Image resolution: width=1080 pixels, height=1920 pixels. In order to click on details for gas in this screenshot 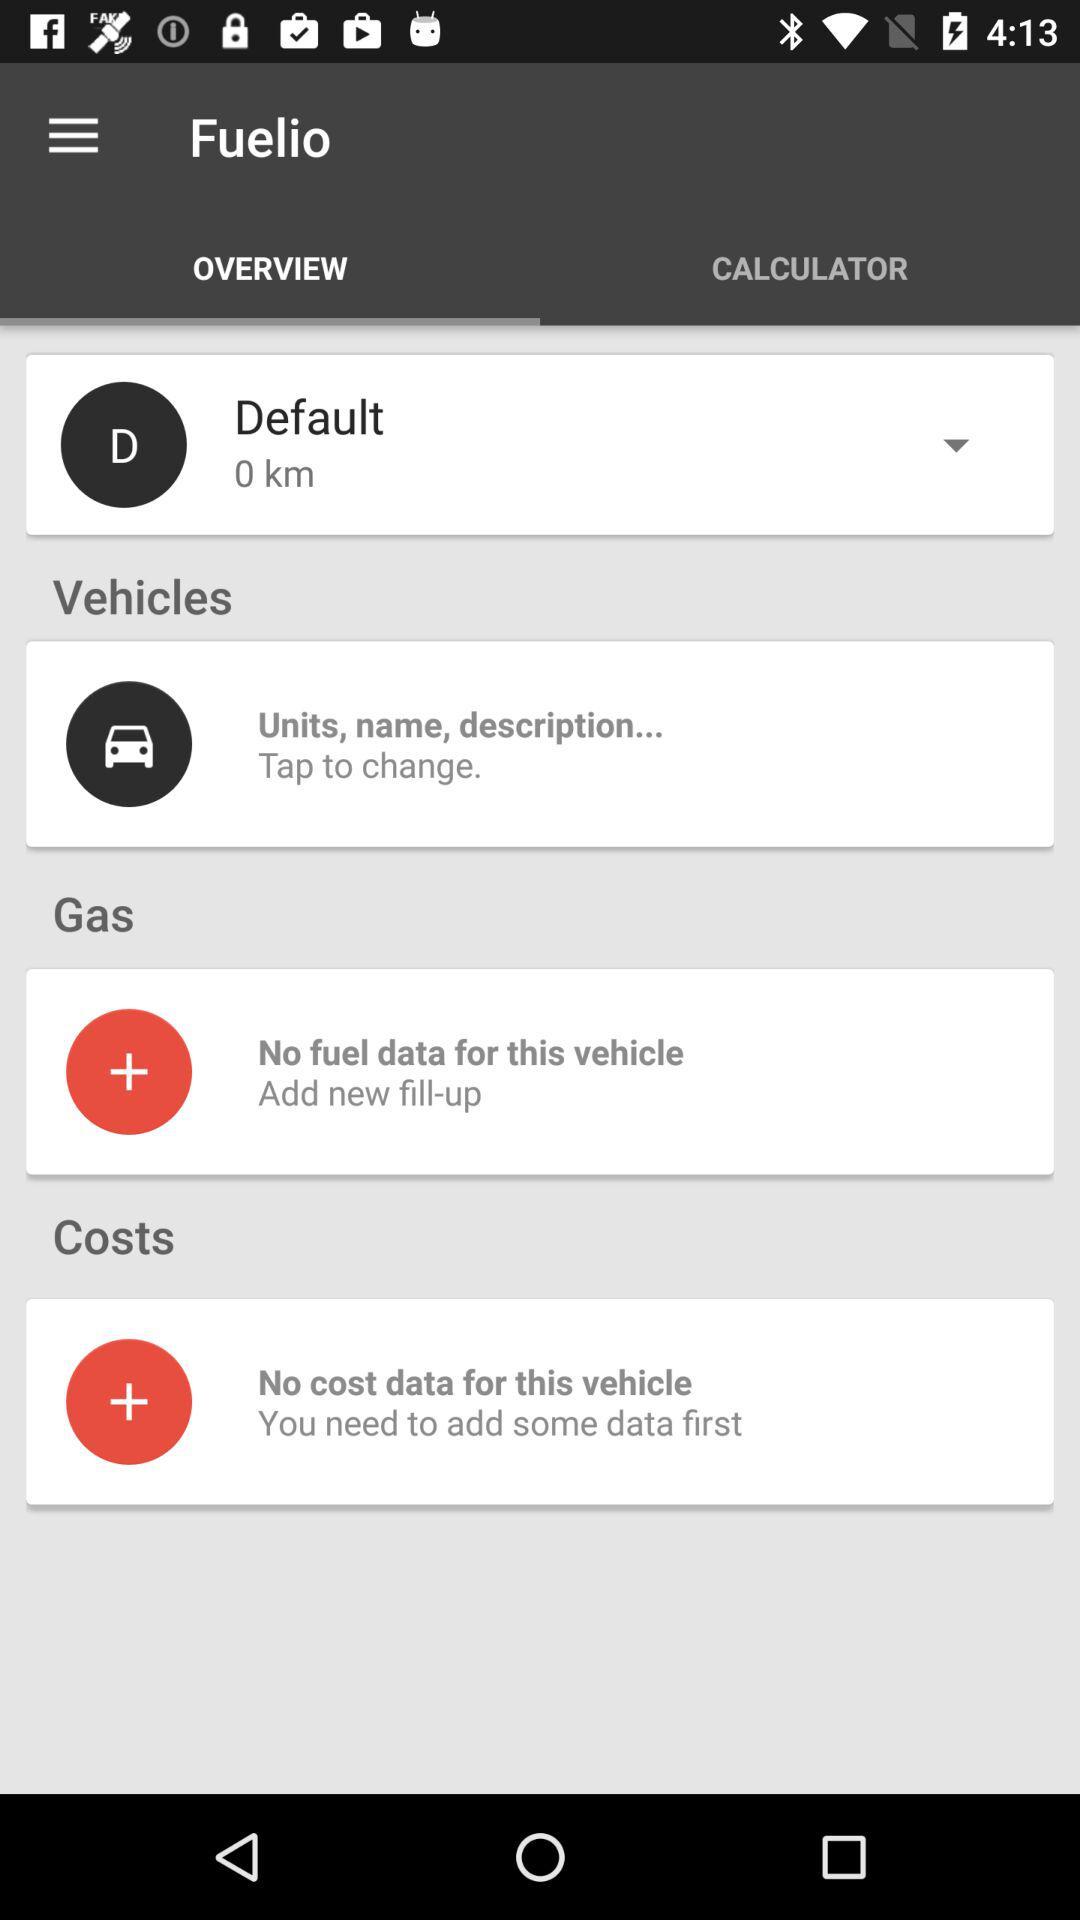, I will do `click(128, 1070)`.